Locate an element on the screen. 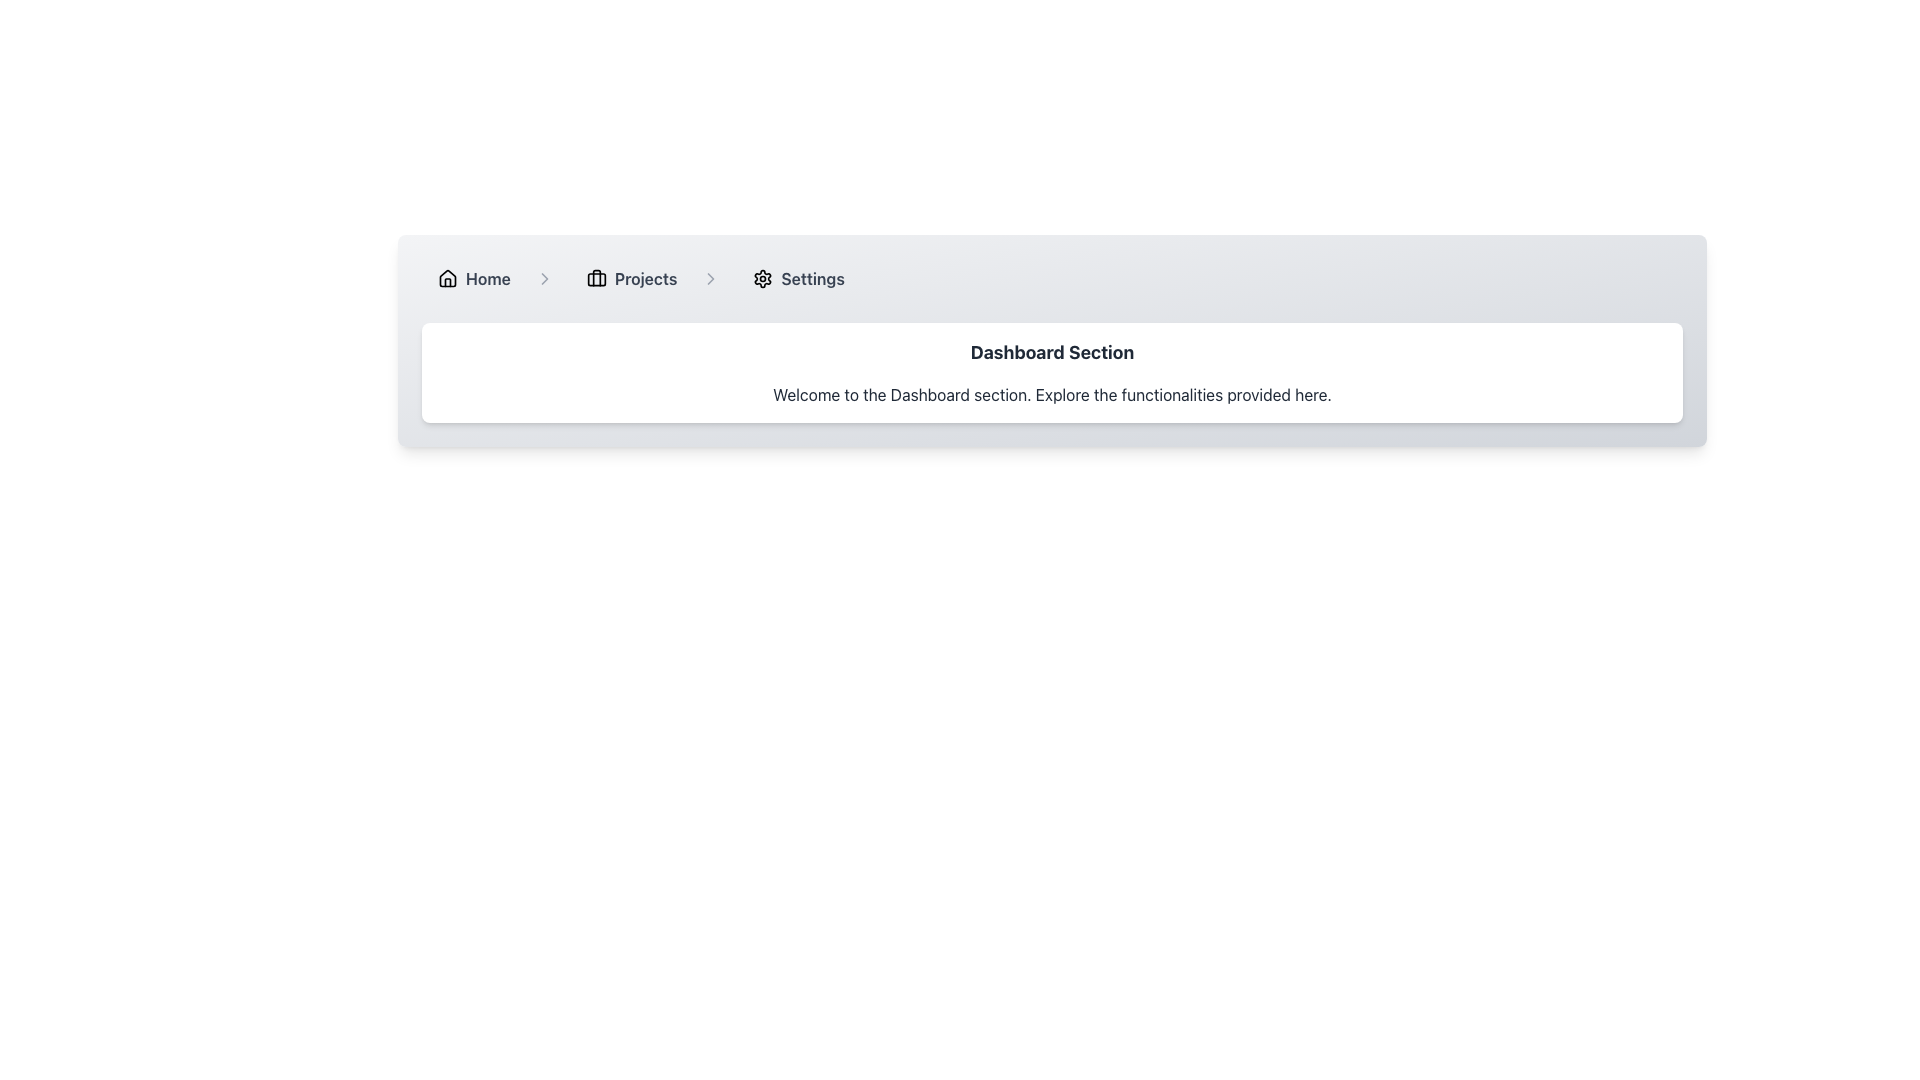  the 'Projects' button, which is the second item in the navigation bar is located at coordinates (631, 278).